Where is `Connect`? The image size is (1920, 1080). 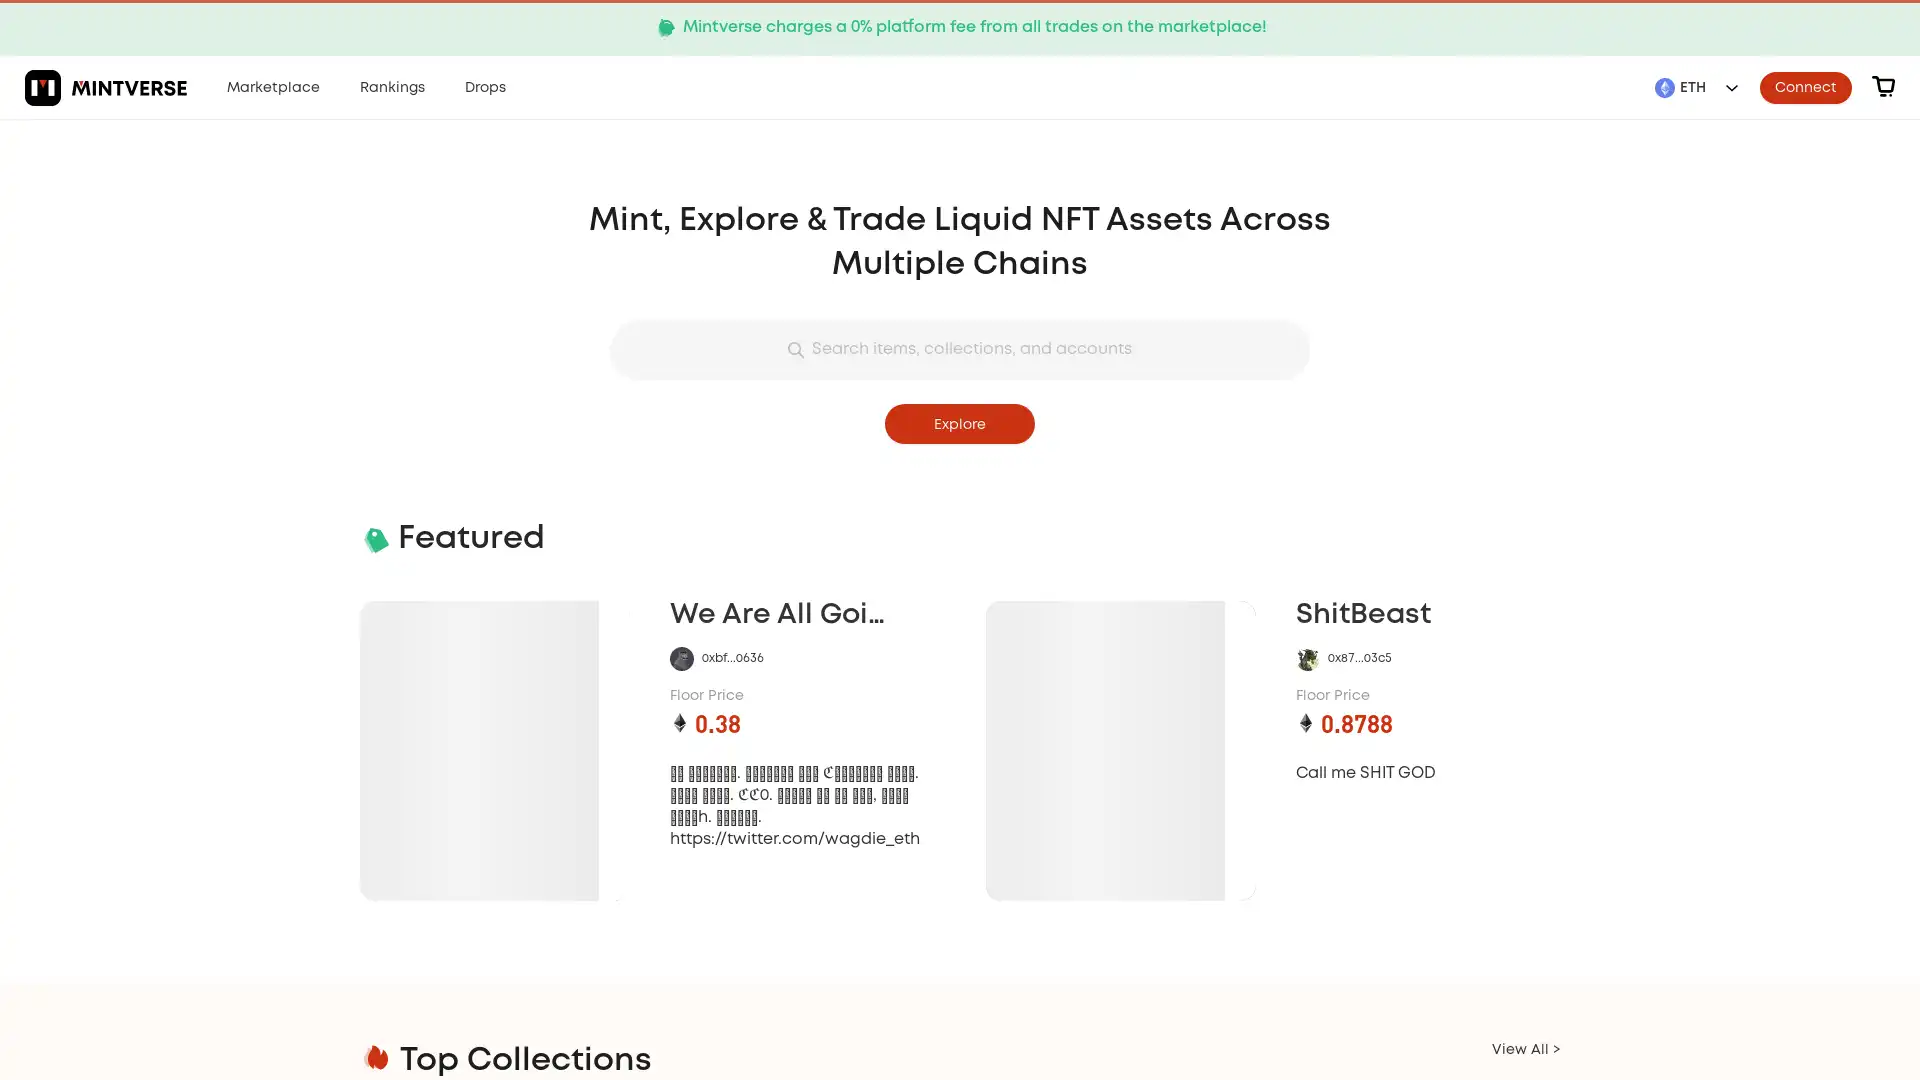 Connect is located at coordinates (1805, 86).